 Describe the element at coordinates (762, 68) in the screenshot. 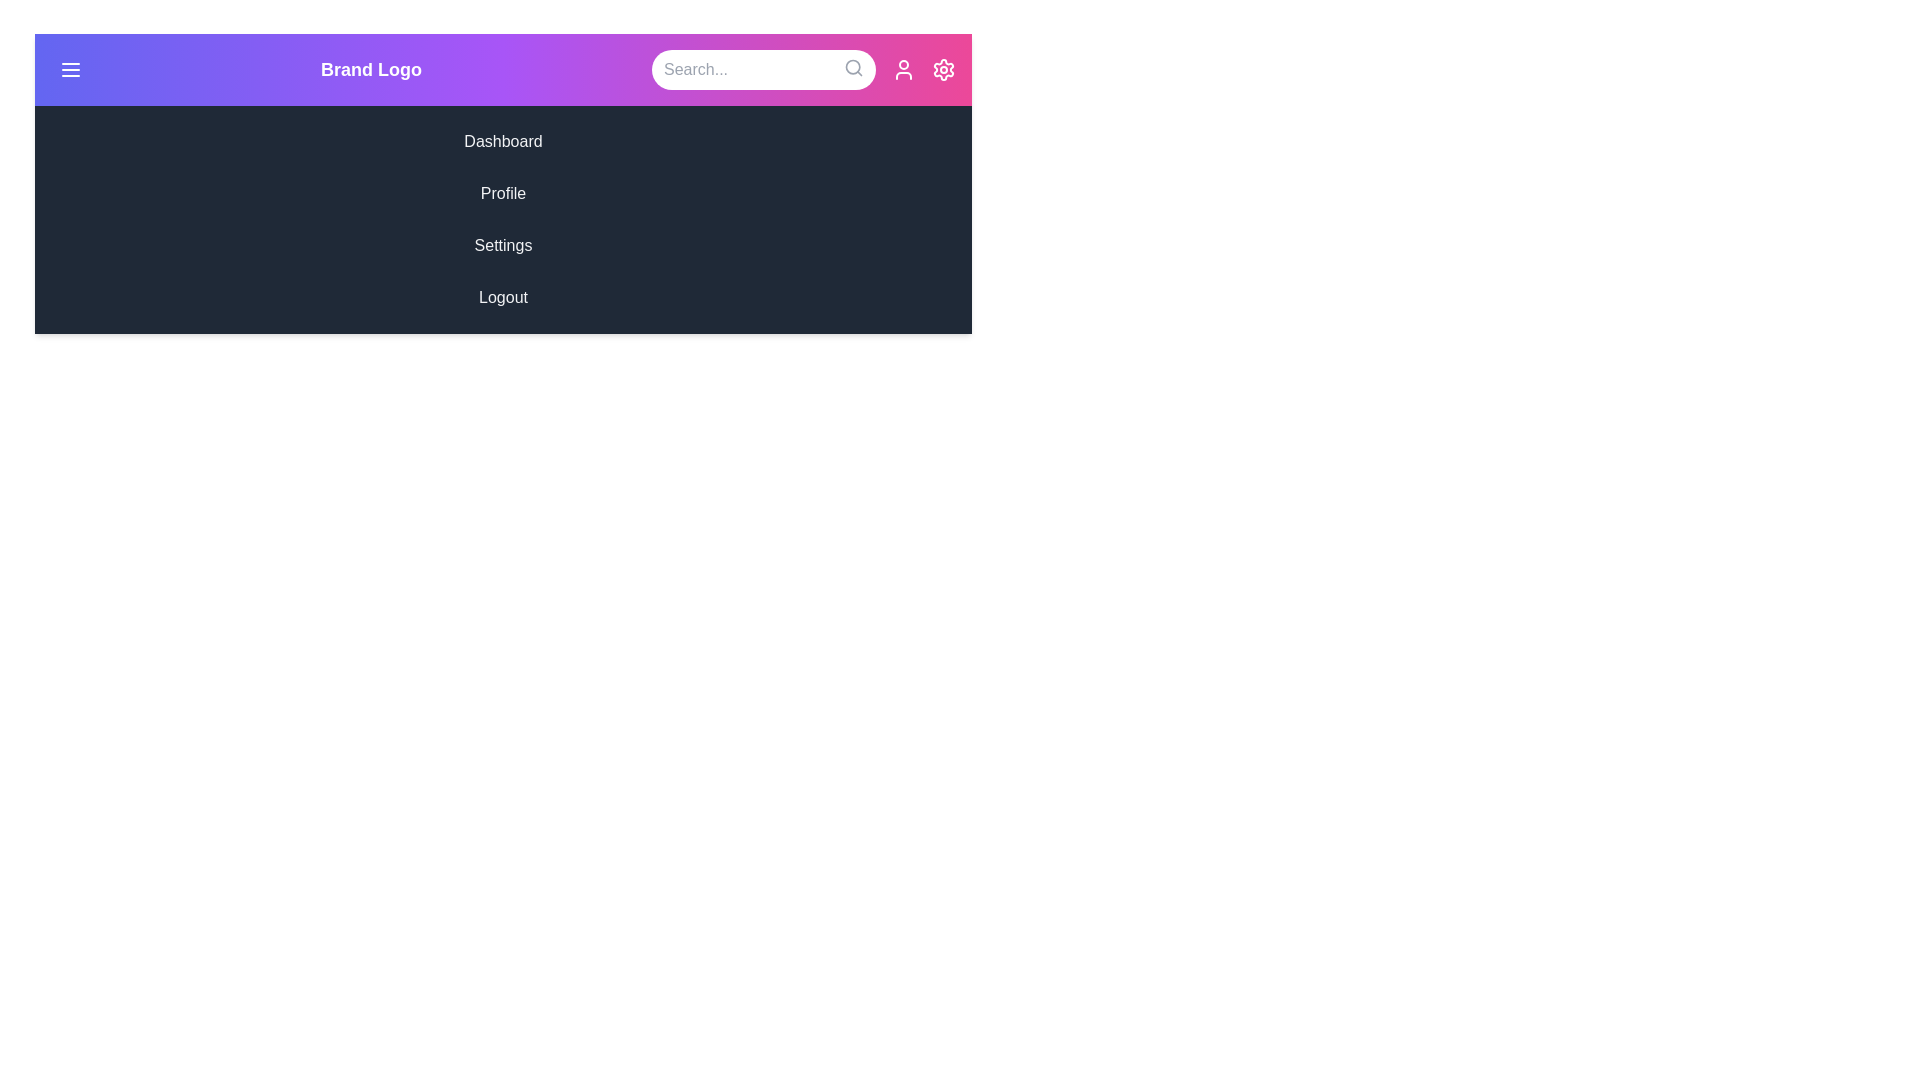

I see `the search input field to focus it` at that location.